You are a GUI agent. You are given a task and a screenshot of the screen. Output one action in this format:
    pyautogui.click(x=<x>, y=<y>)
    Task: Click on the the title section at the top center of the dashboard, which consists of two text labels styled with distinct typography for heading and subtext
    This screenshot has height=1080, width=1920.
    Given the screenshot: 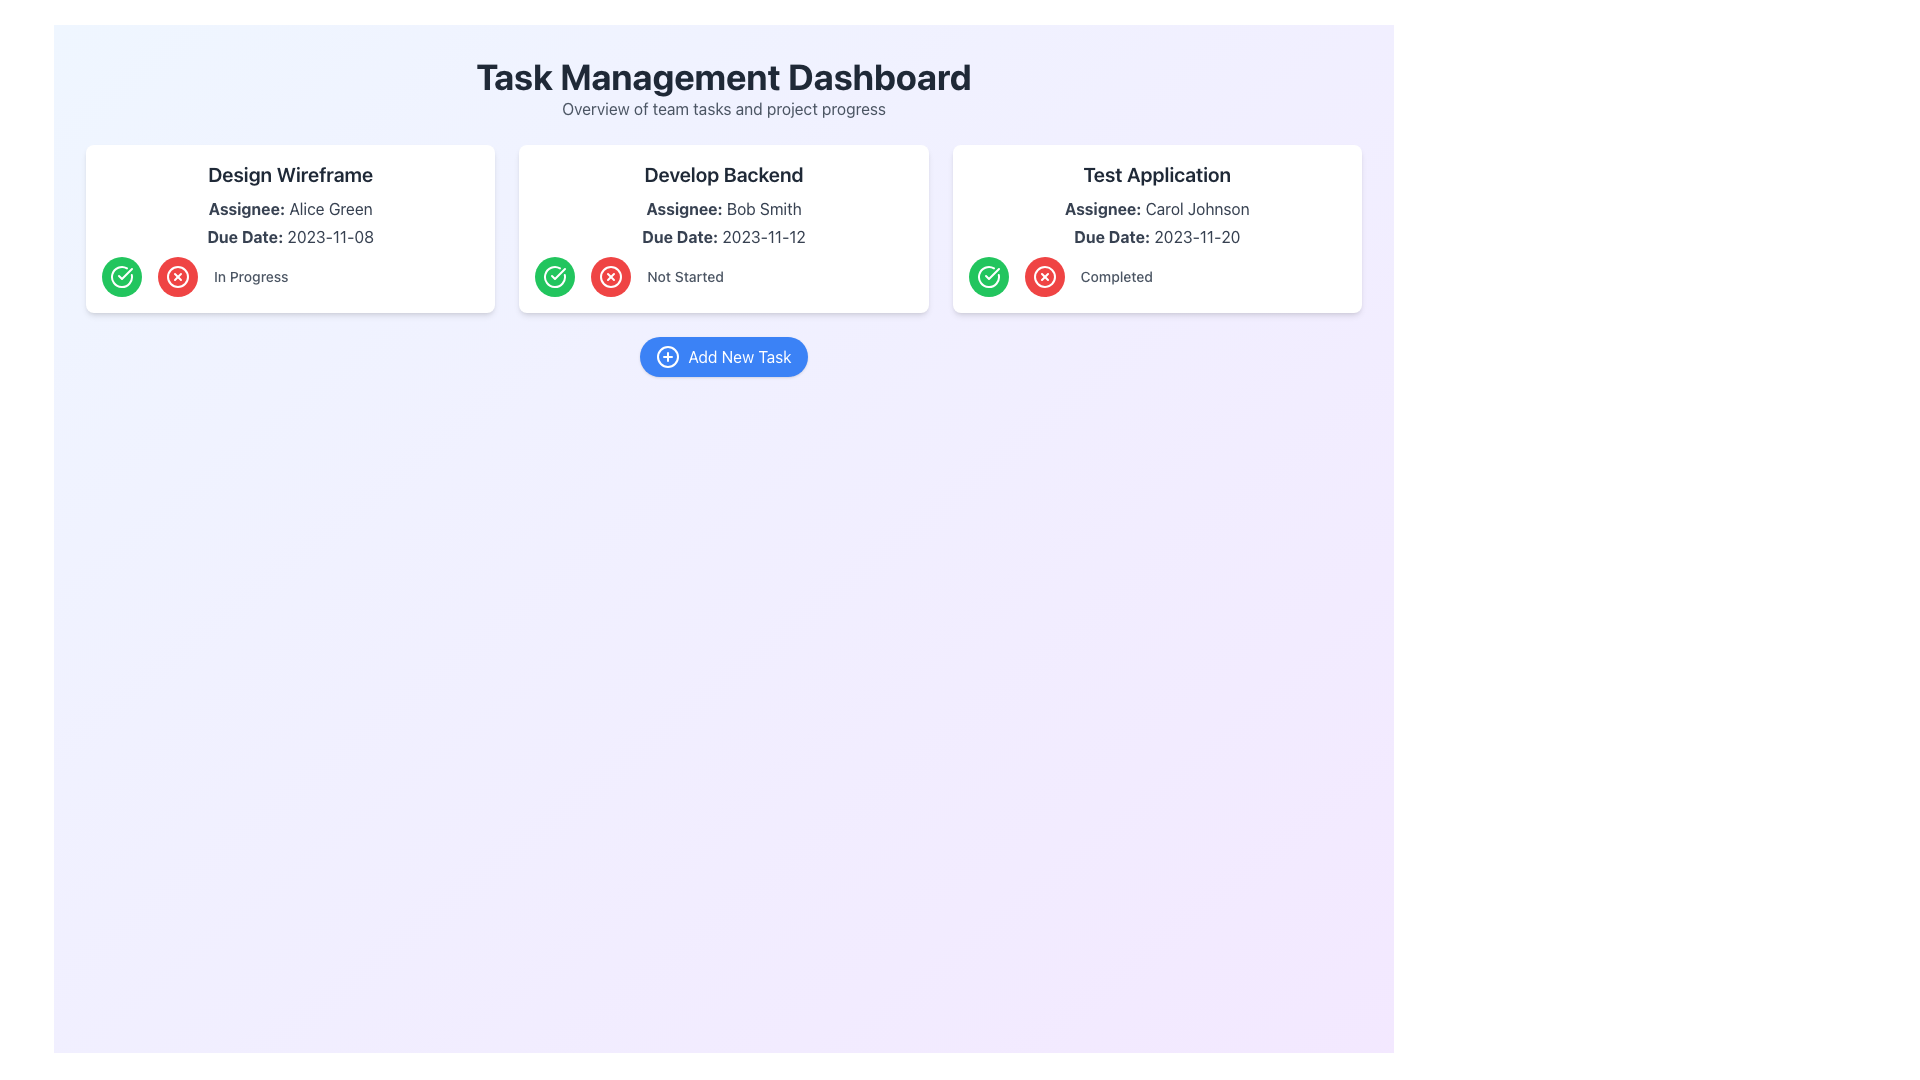 What is the action you would take?
    pyautogui.click(x=723, y=87)
    